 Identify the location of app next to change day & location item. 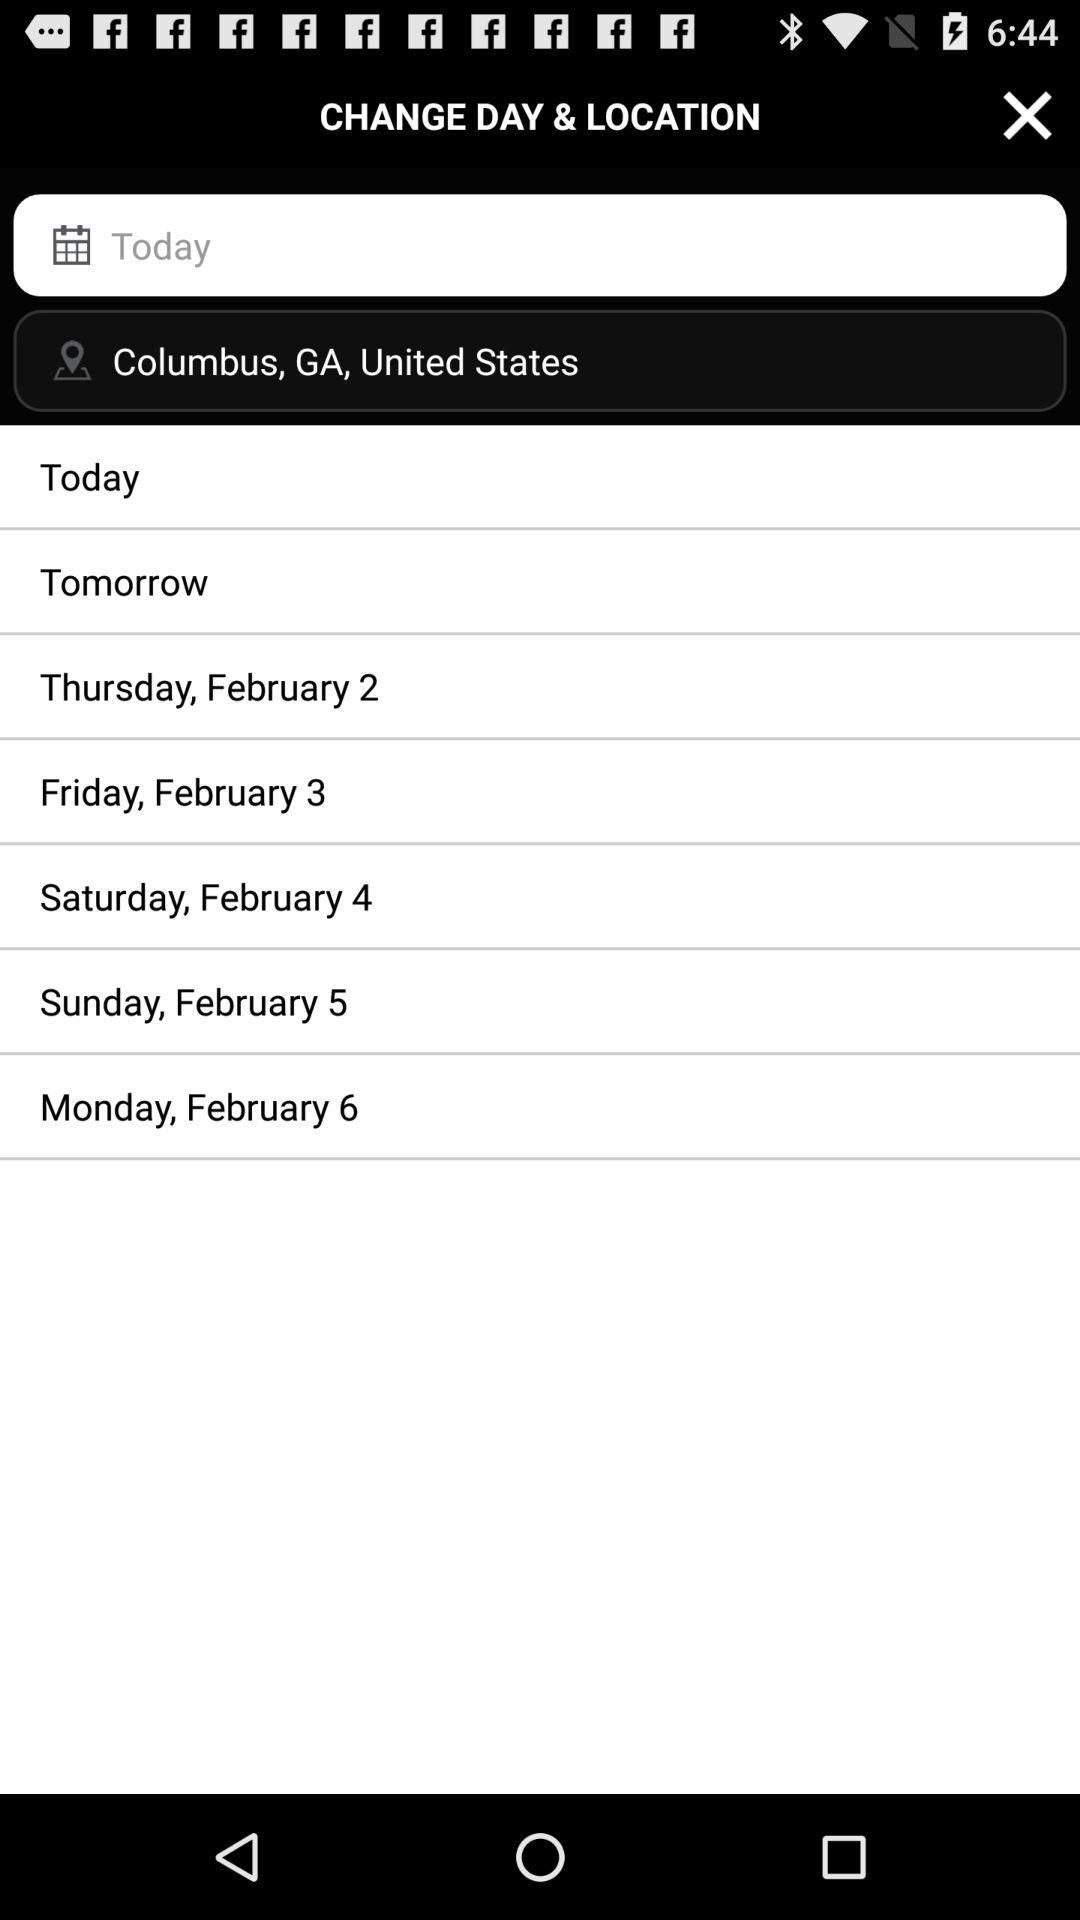
(1027, 114).